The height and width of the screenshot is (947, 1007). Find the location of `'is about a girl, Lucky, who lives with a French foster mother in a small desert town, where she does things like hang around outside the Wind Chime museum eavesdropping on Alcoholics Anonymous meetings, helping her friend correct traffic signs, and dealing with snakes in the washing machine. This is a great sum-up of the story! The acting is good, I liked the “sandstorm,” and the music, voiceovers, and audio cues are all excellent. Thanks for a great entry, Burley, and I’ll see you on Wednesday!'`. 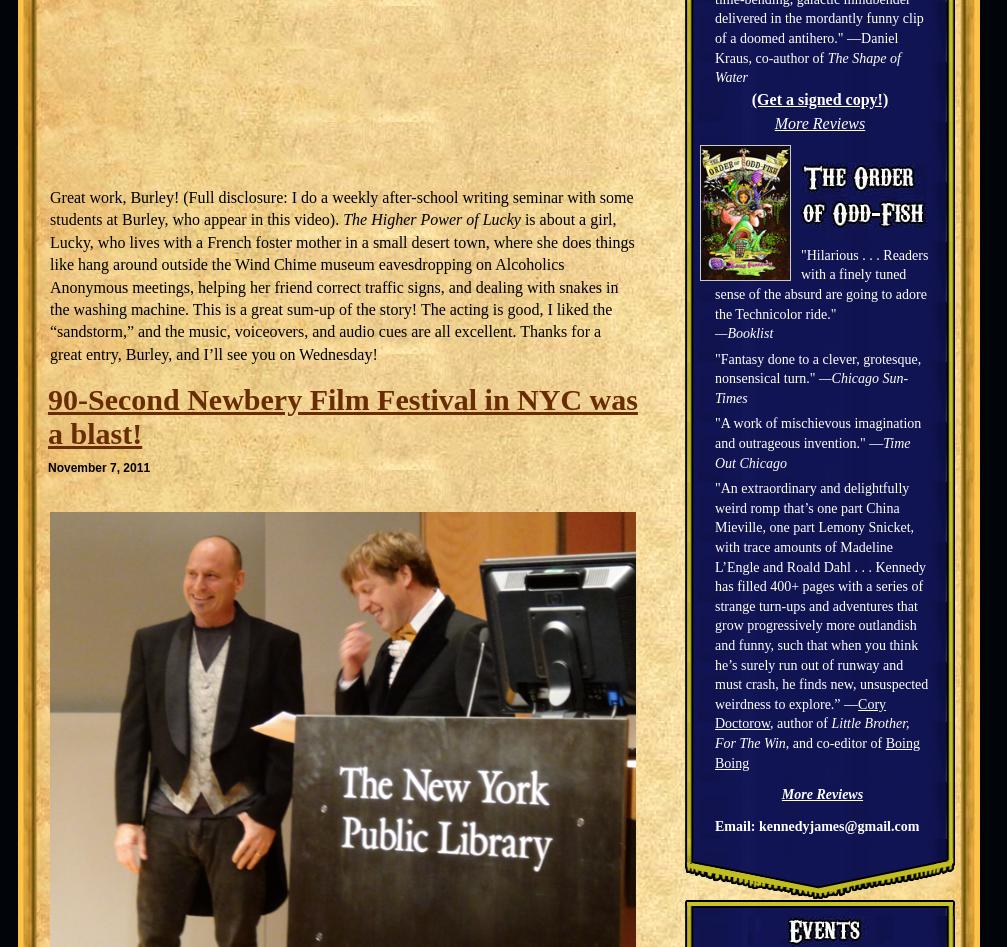

'is about a girl, Lucky, who lives with a French foster mother in a small desert town, where she does things like hang around outside the Wind Chime museum eavesdropping on Alcoholics Anonymous meetings, helping her friend correct traffic signs, and dealing with snakes in the washing machine. This is a great sum-up of the story! The acting is good, I liked the “sandstorm,” and the music, voiceovers, and audio cues are all excellent. Thanks for a great entry, Burley, and I’ll see you on Wednesday!' is located at coordinates (341, 285).